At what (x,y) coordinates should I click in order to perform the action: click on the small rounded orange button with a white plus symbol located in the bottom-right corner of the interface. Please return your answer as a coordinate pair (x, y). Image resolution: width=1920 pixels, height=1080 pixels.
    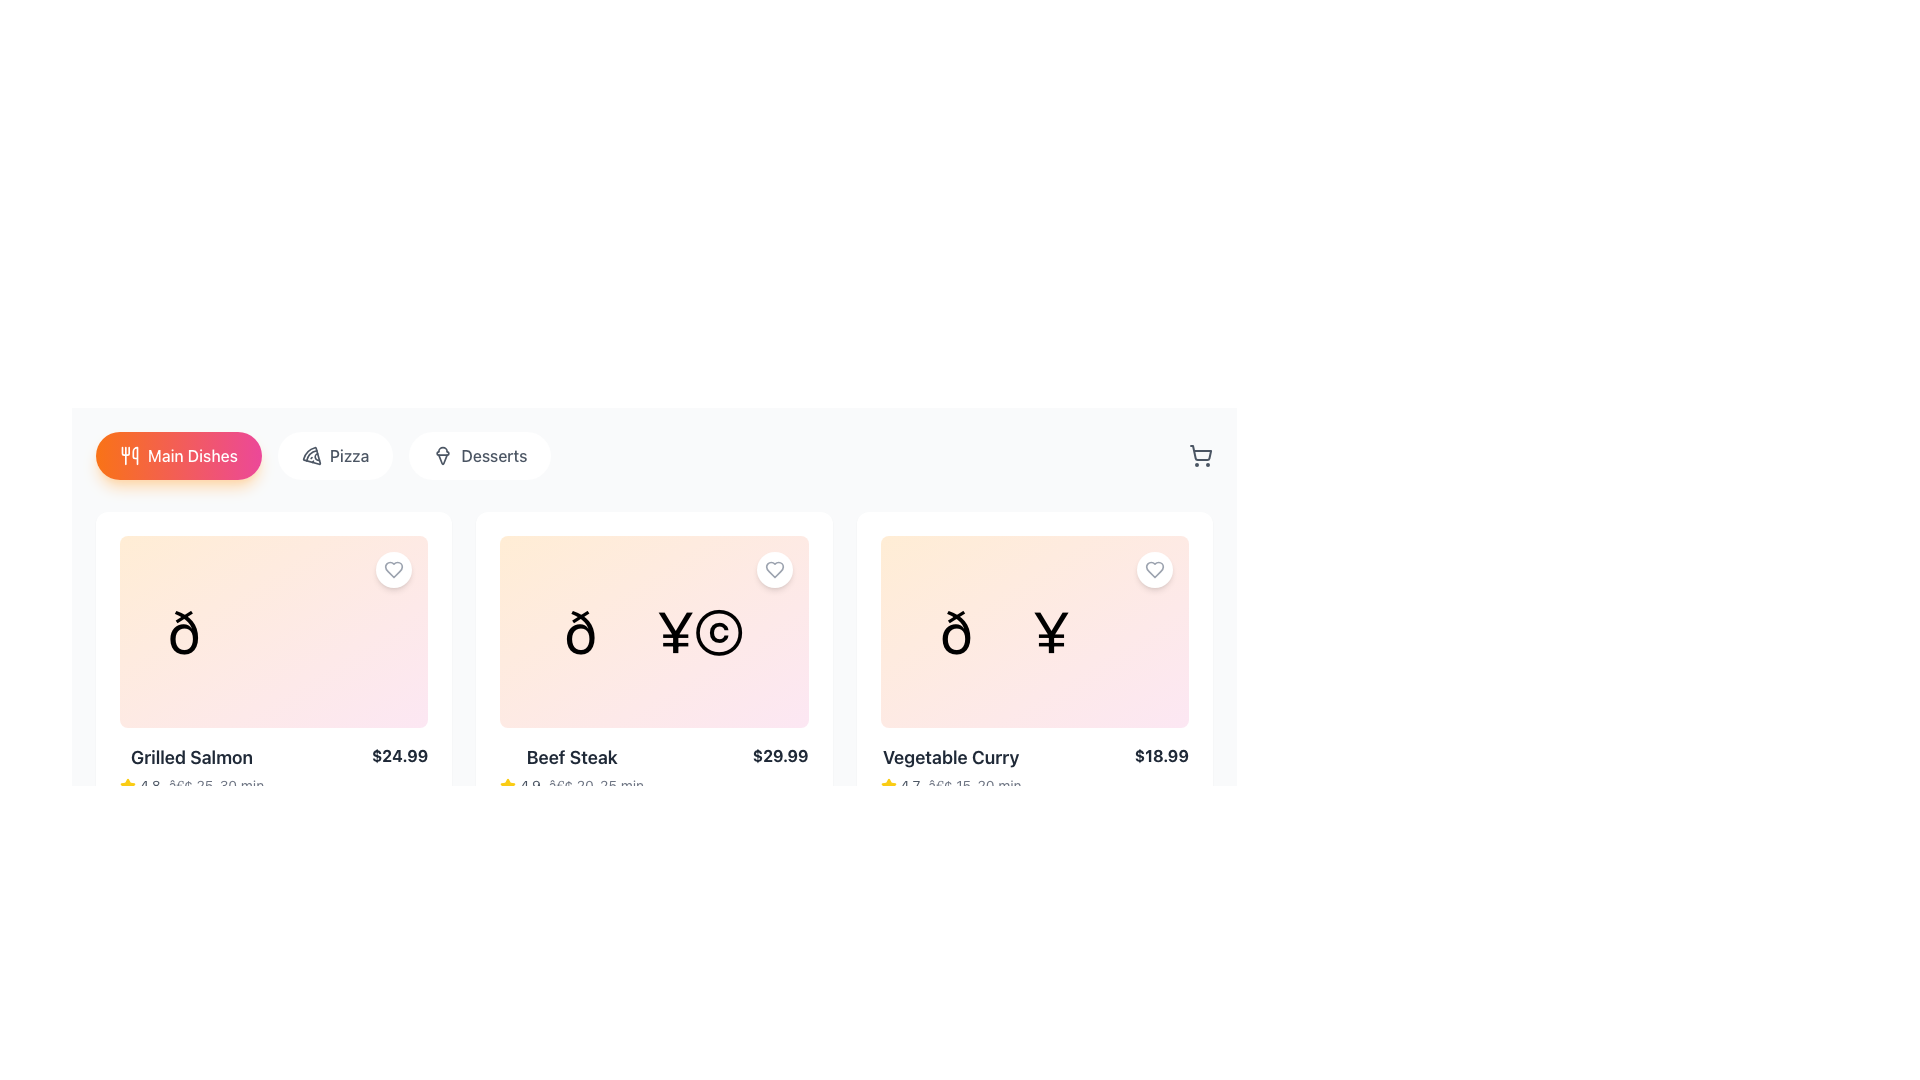
    Looking at the image, I should click on (1171, 829).